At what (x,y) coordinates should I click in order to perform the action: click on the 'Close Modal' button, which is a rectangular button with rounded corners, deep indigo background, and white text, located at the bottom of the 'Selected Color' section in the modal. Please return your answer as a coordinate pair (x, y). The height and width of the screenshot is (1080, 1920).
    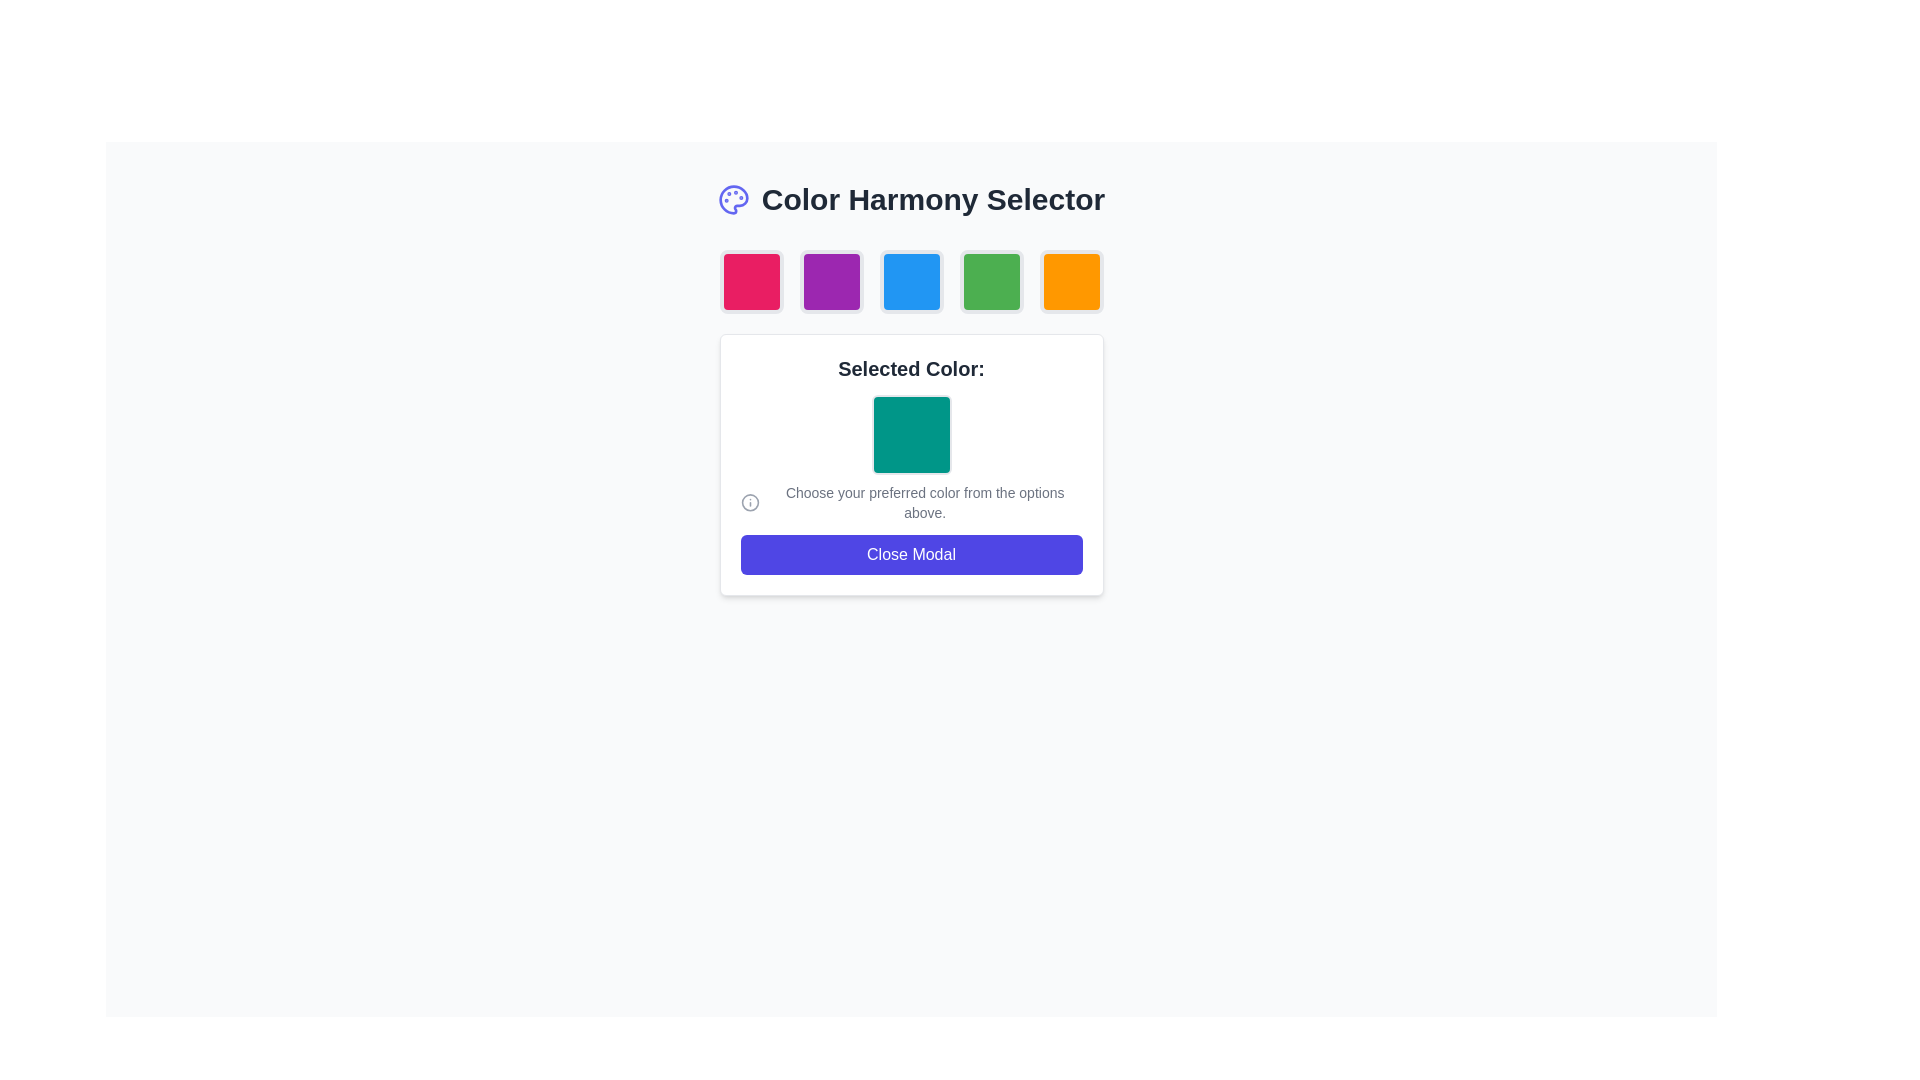
    Looking at the image, I should click on (910, 555).